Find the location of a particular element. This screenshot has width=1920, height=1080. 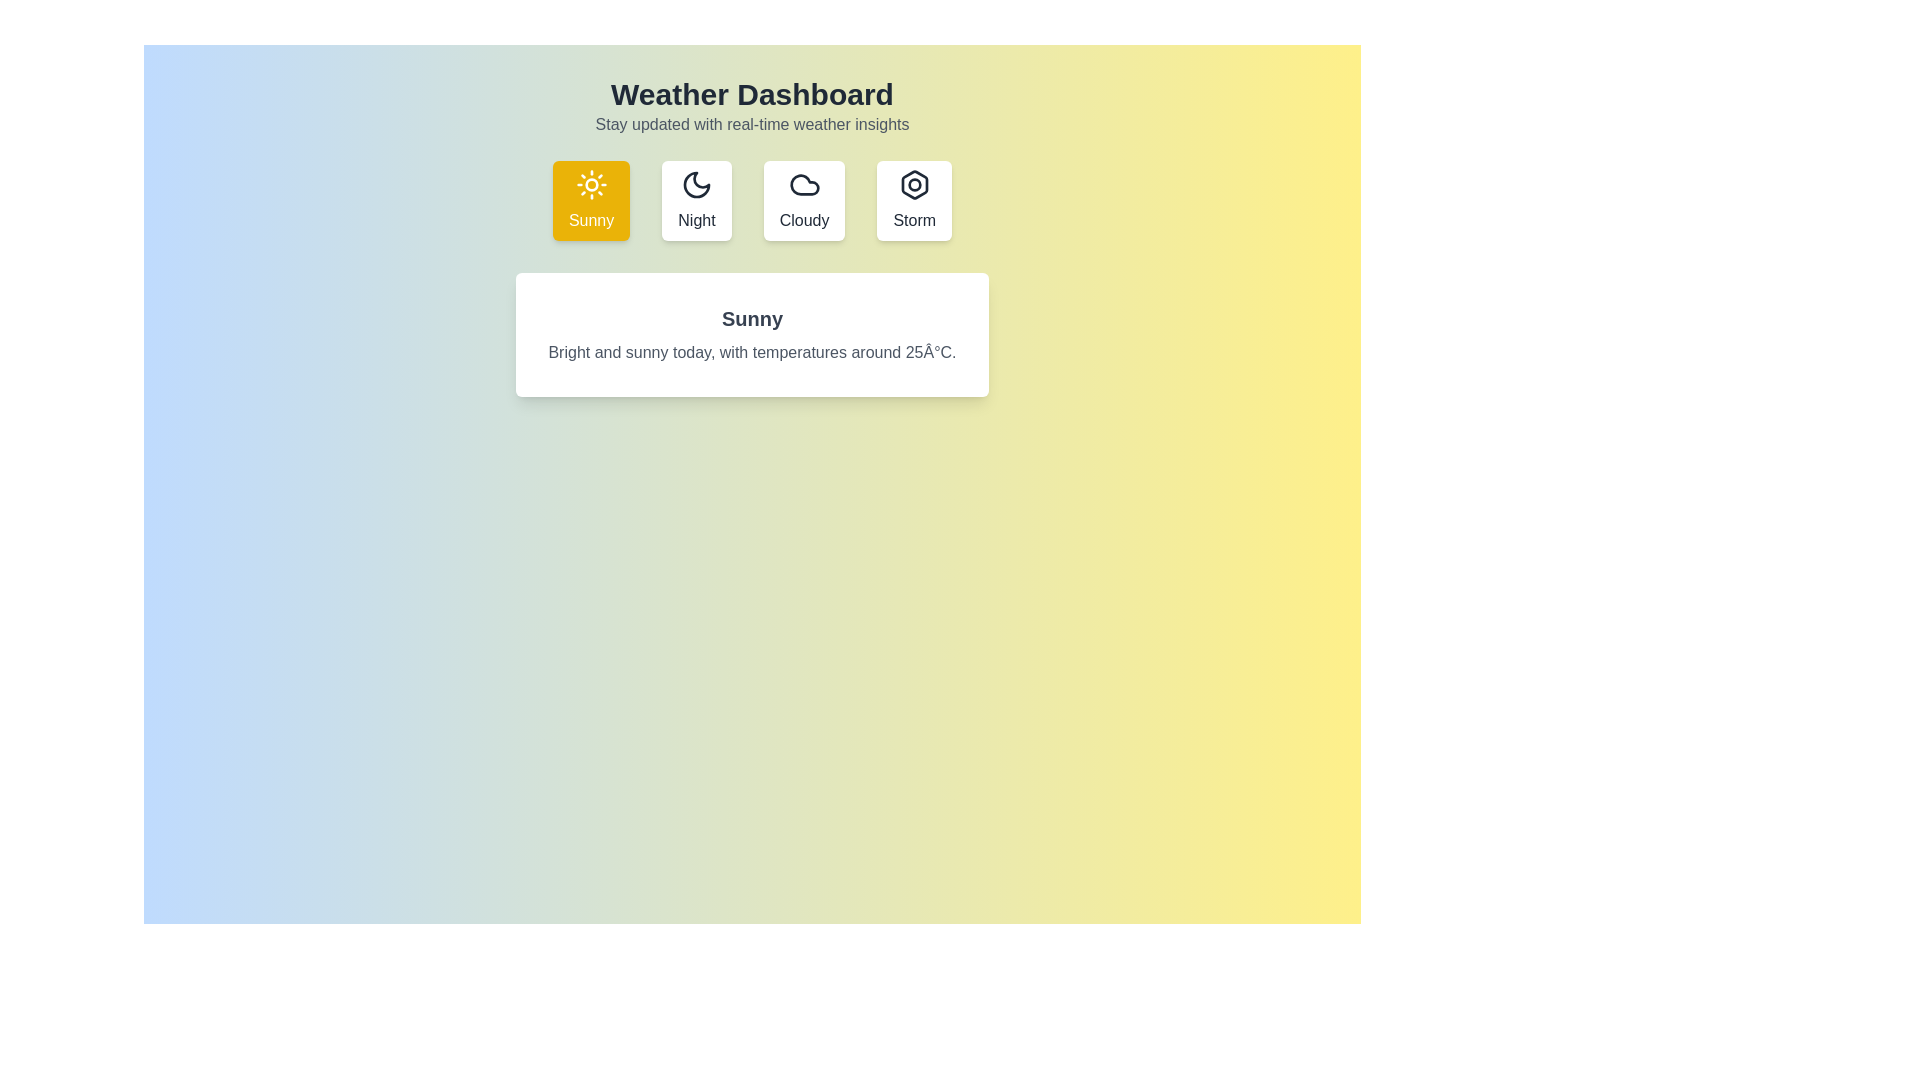

the Storm weather condition tab is located at coordinates (913, 200).